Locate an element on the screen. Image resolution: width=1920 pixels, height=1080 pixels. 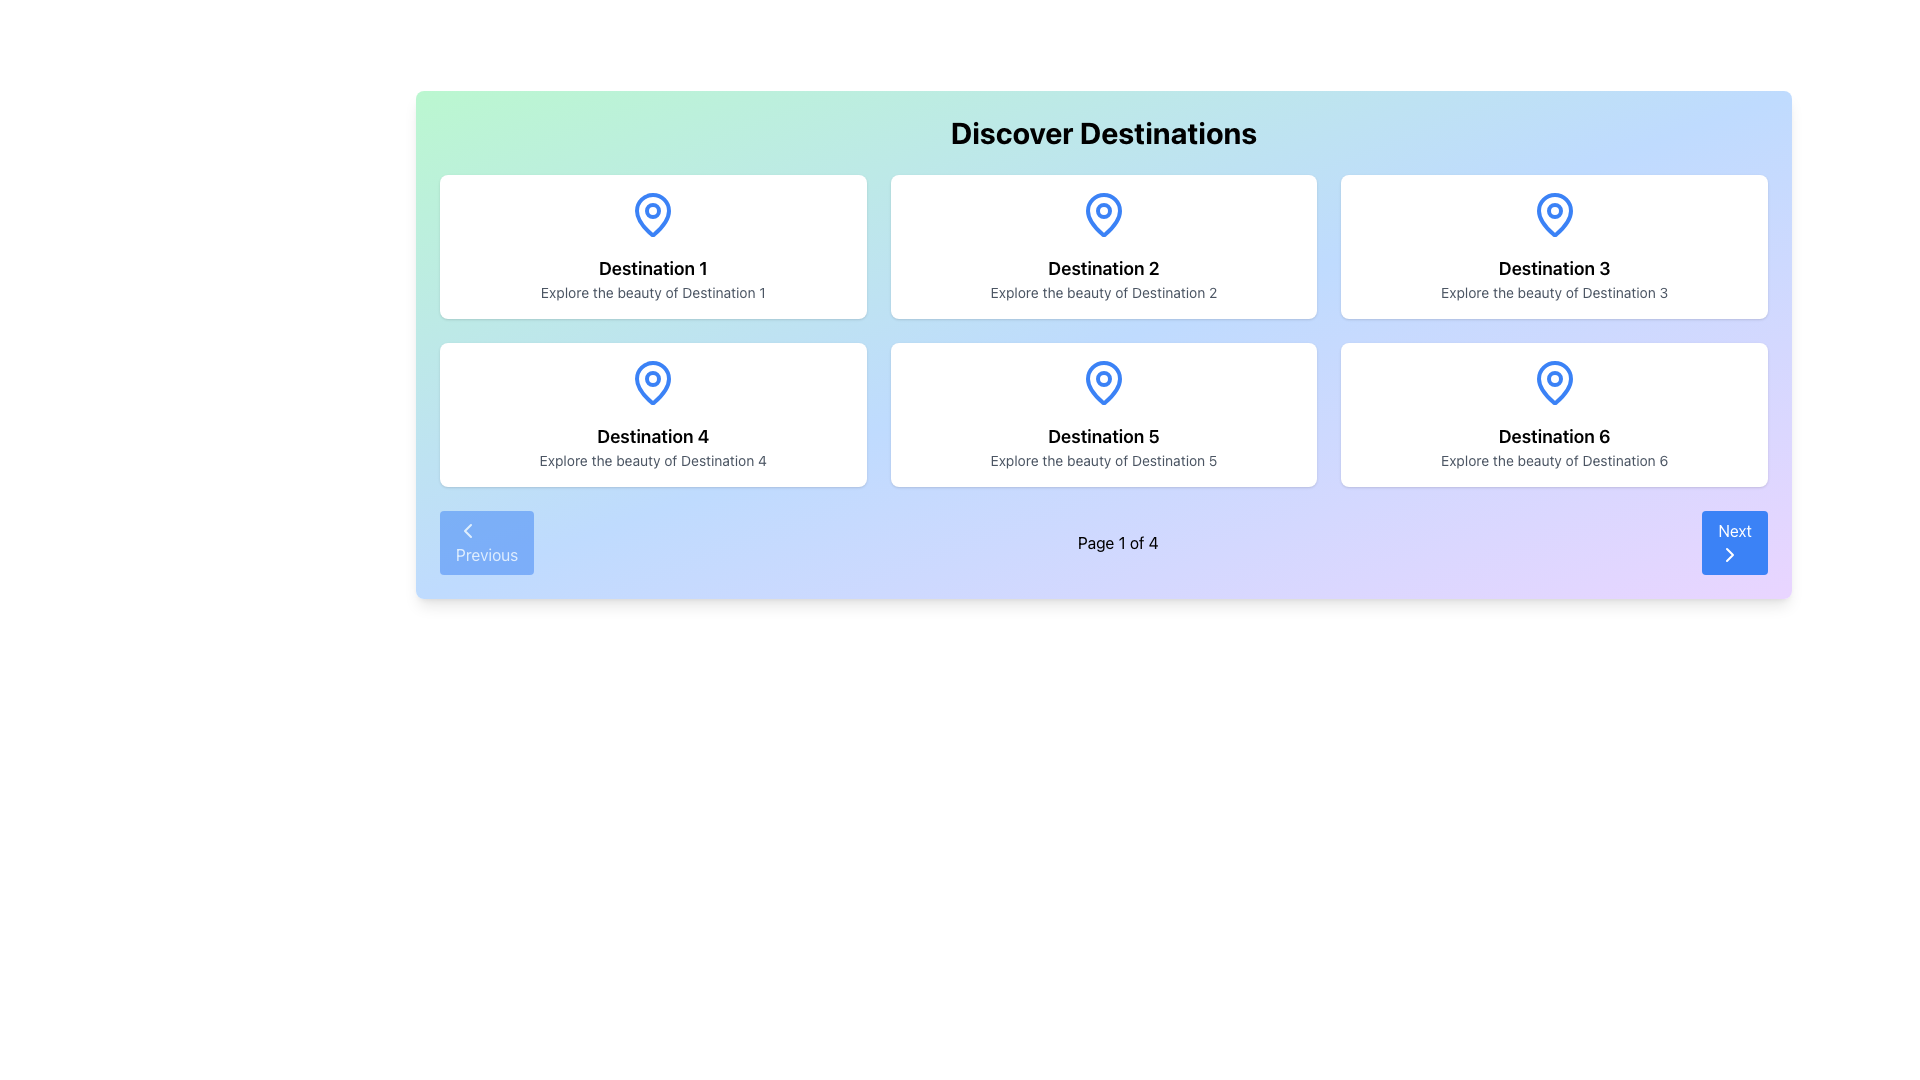
the blue map pin icon located at the top of the 'Destination 1' card, which serves as a visual identifier for the destination is located at coordinates (653, 215).